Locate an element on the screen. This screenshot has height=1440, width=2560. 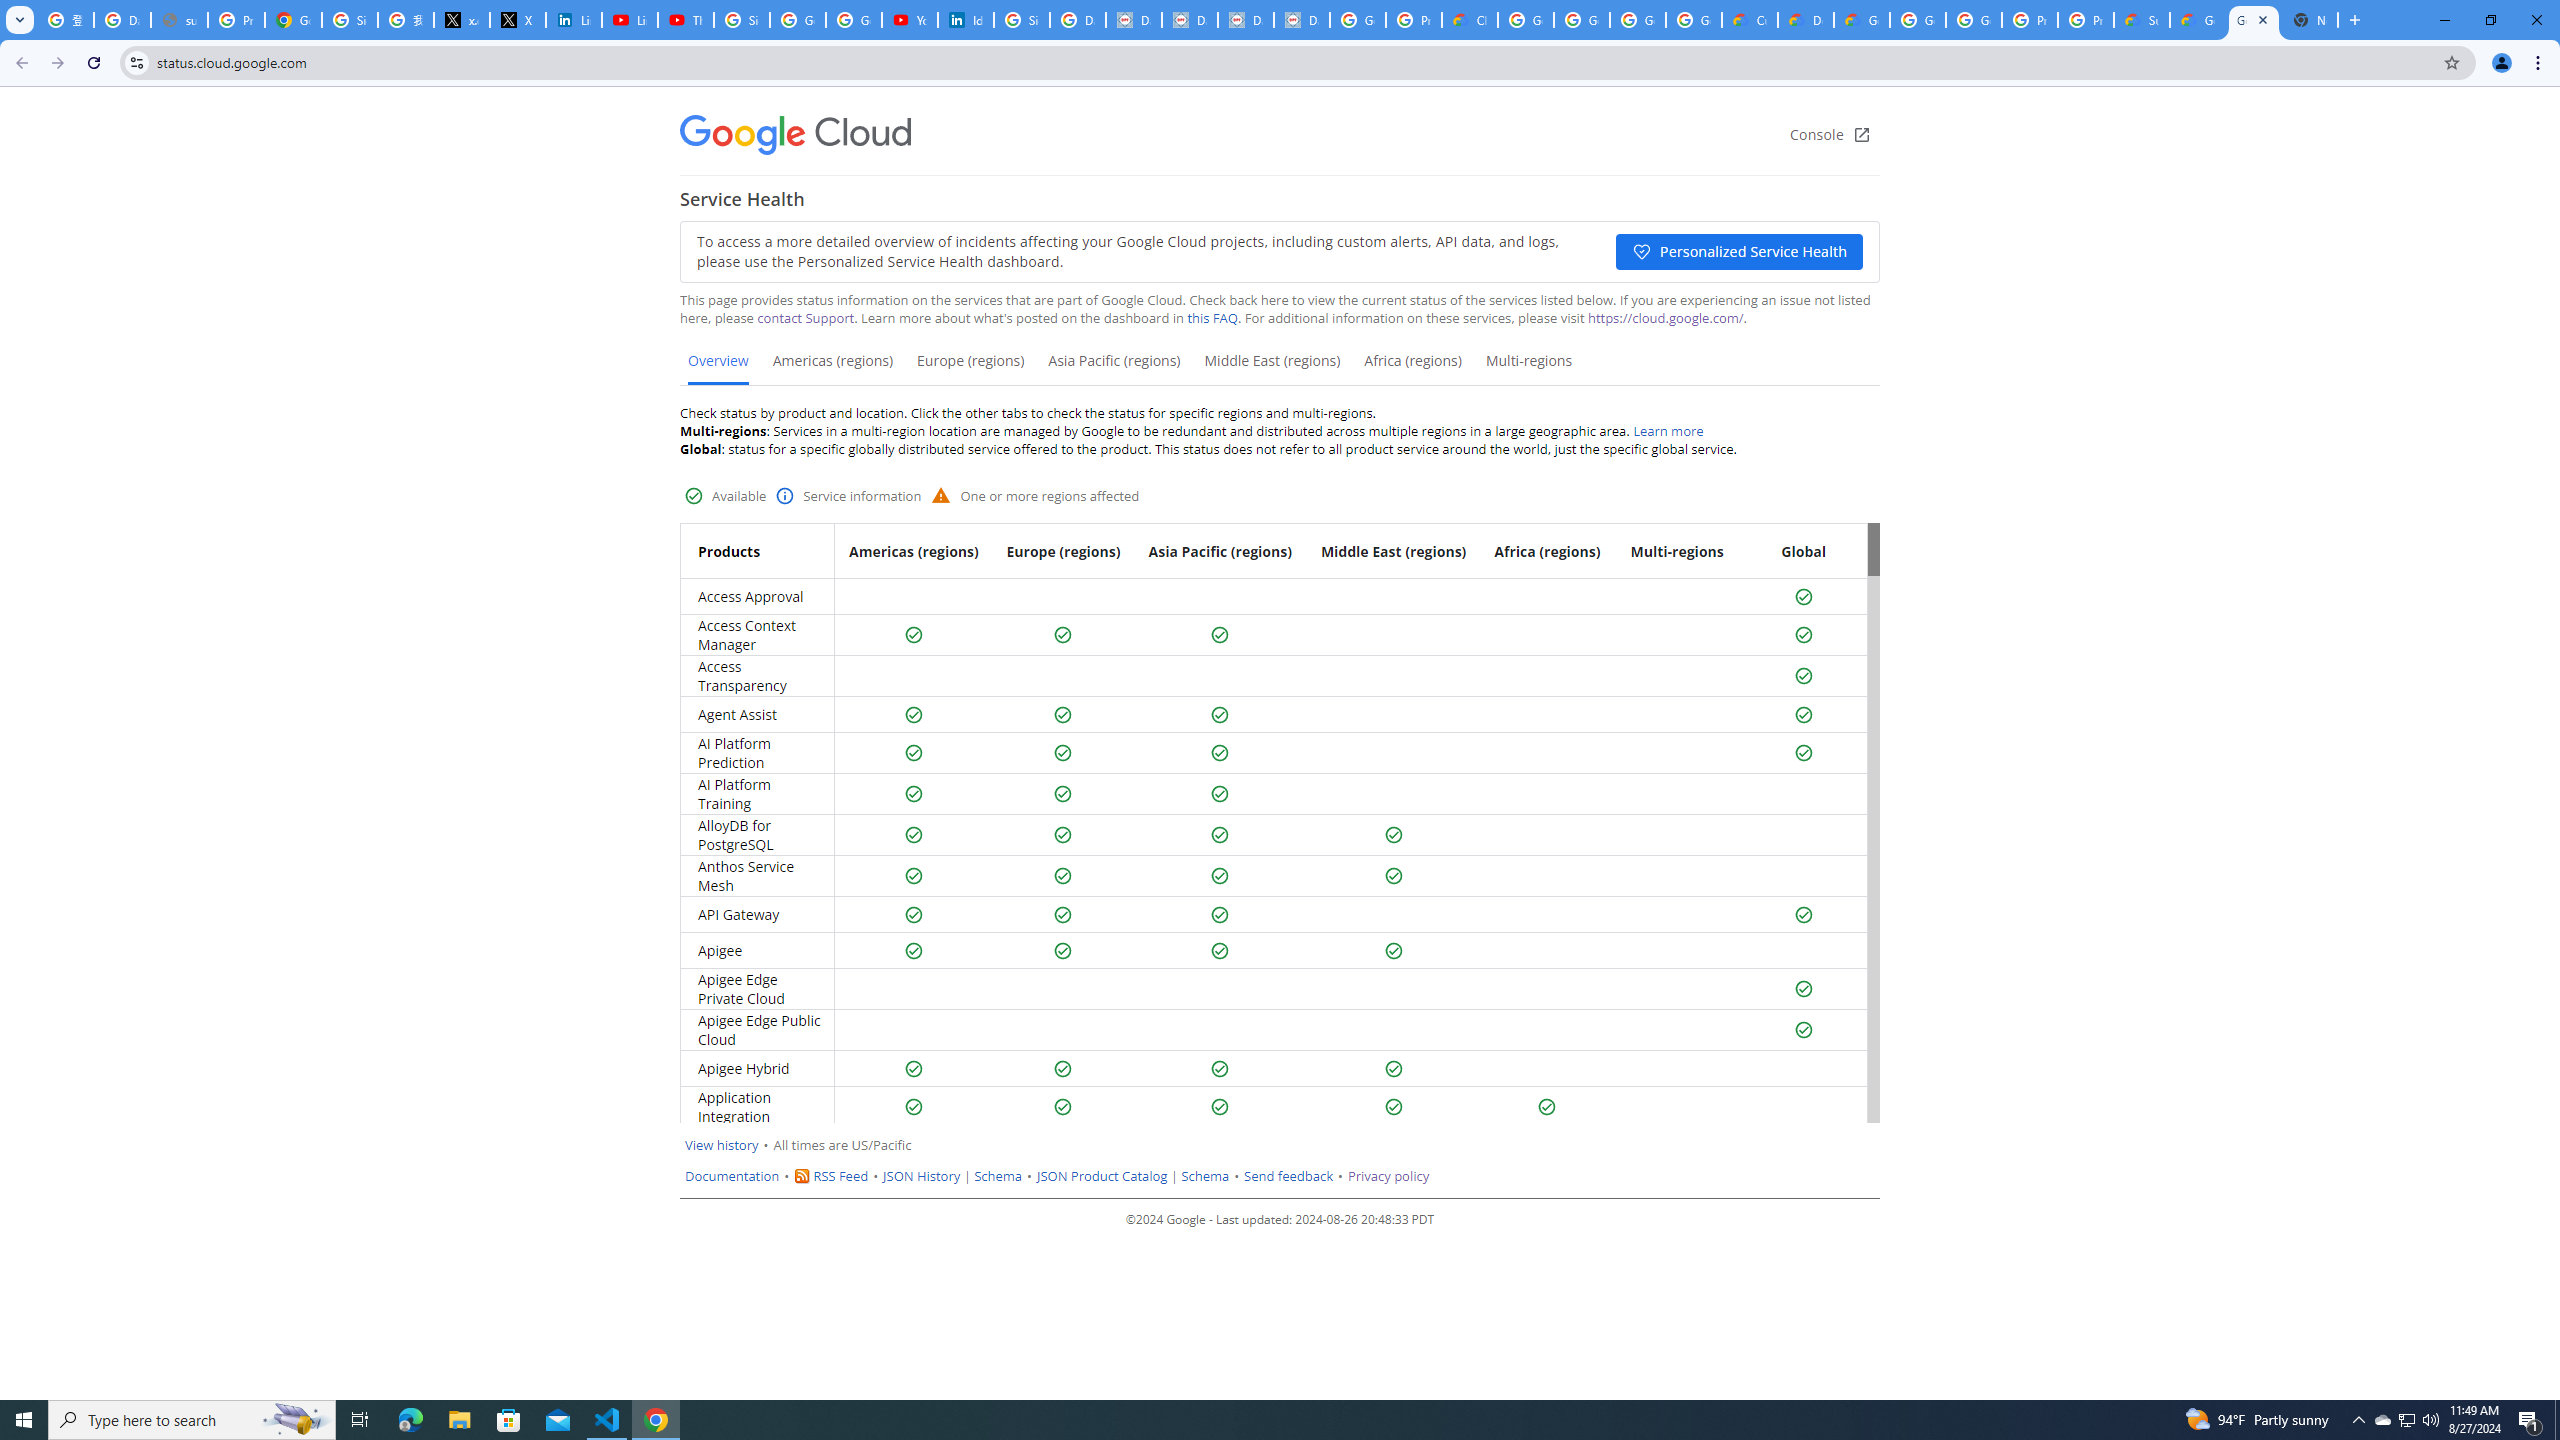
'Cloud Data Processing Addendum | Google Cloud' is located at coordinates (1469, 19).